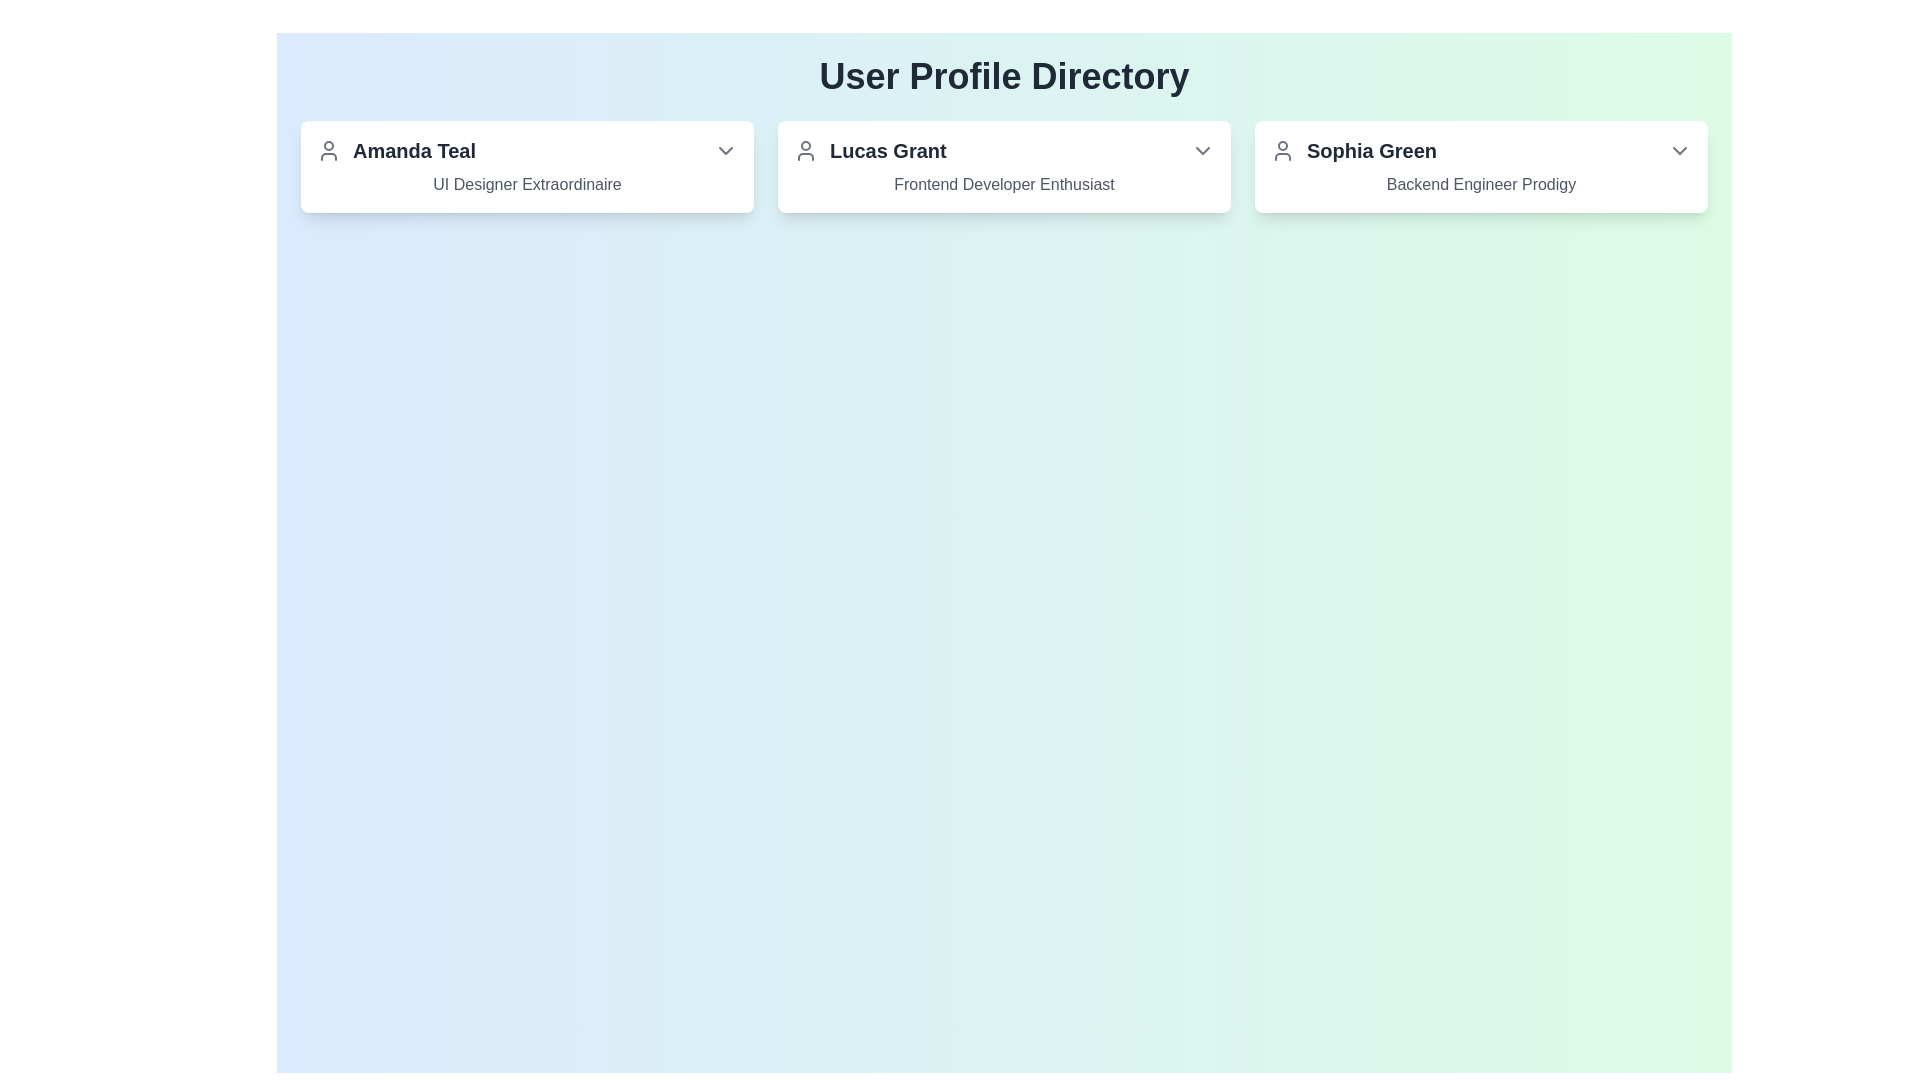 The image size is (1920, 1080). I want to click on the dropdown toggle button icon located at the top right corner of the card associated with user 'Sophia Green', so click(1680, 149).